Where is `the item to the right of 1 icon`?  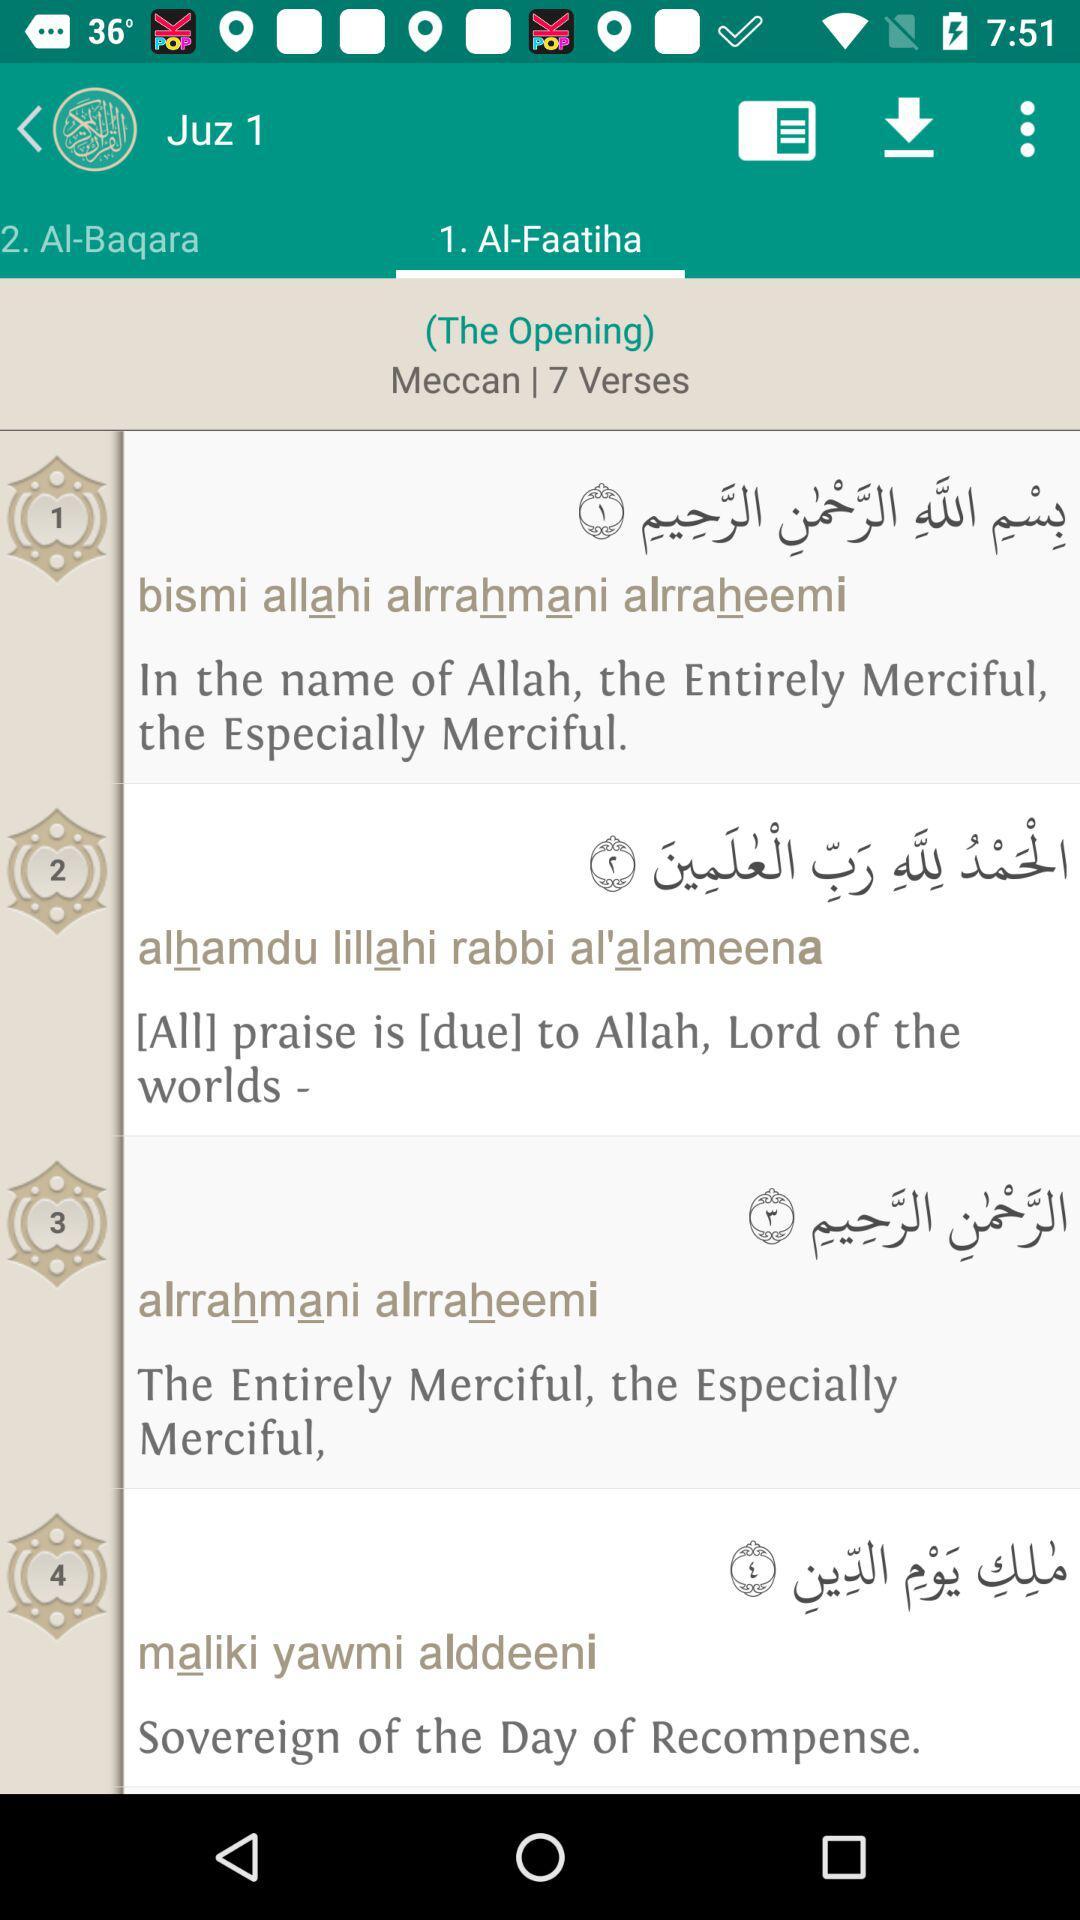
the item to the right of 1 icon is located at coordinates (600, 507).